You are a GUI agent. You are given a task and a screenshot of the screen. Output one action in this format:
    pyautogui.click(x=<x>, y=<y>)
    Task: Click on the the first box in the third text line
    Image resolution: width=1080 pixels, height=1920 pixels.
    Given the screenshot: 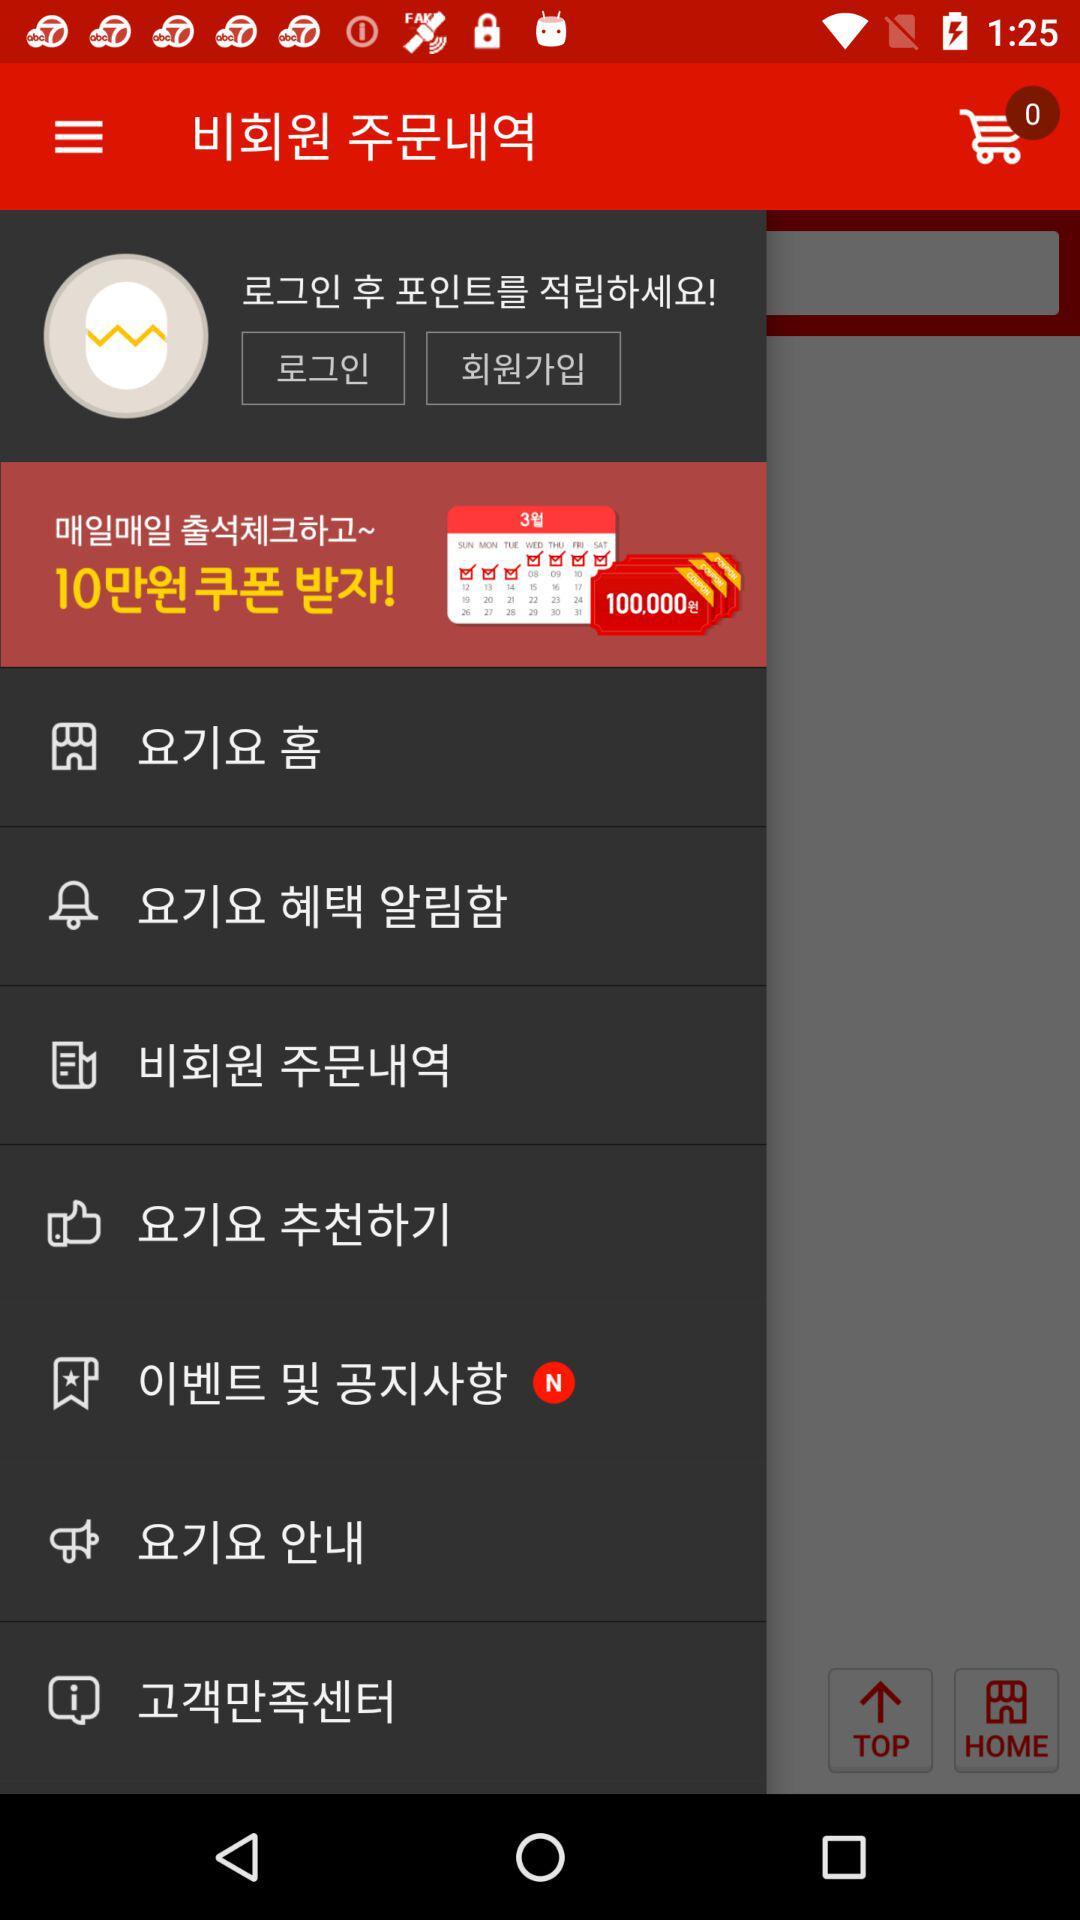 What is the action you would take?
    pyautogui.click(x=322, y=368)
    